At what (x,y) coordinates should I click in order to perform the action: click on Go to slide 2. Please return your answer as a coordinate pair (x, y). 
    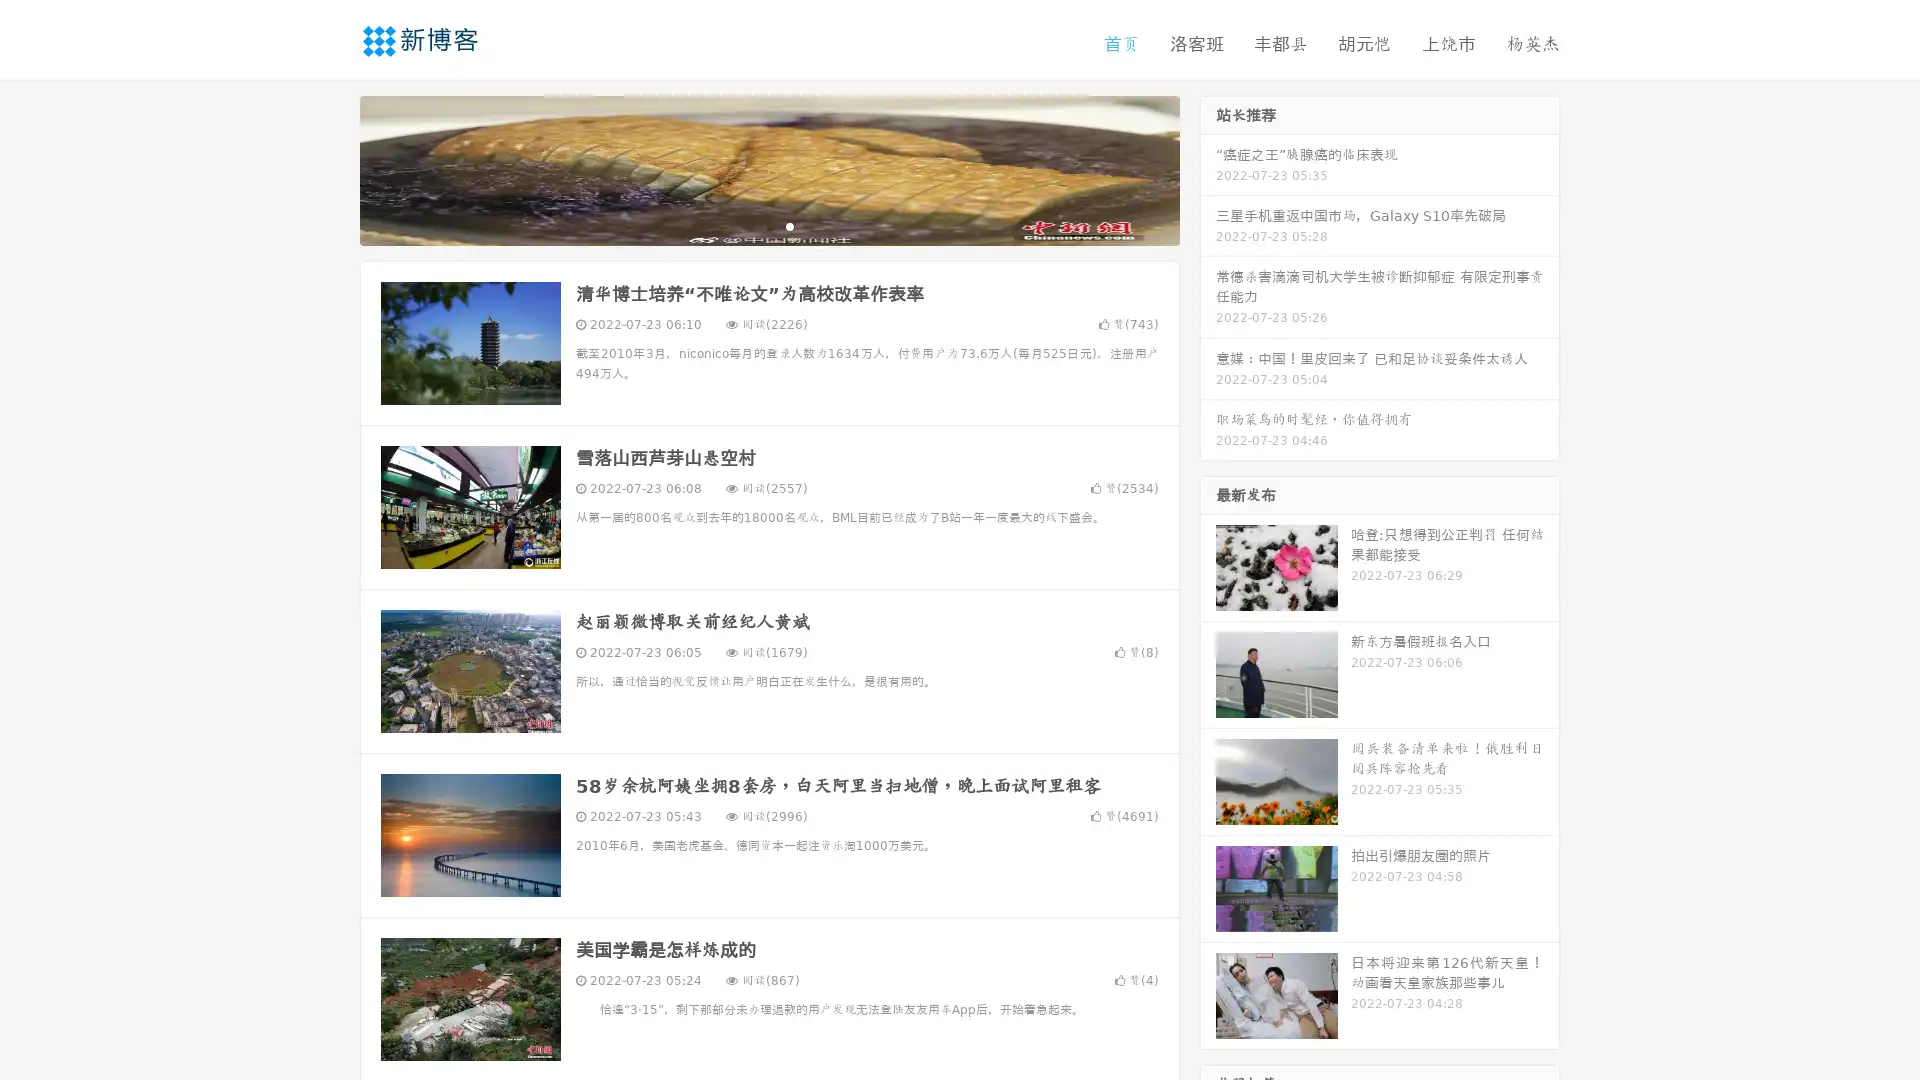
    Looking at the image, I should click on (768, 225).